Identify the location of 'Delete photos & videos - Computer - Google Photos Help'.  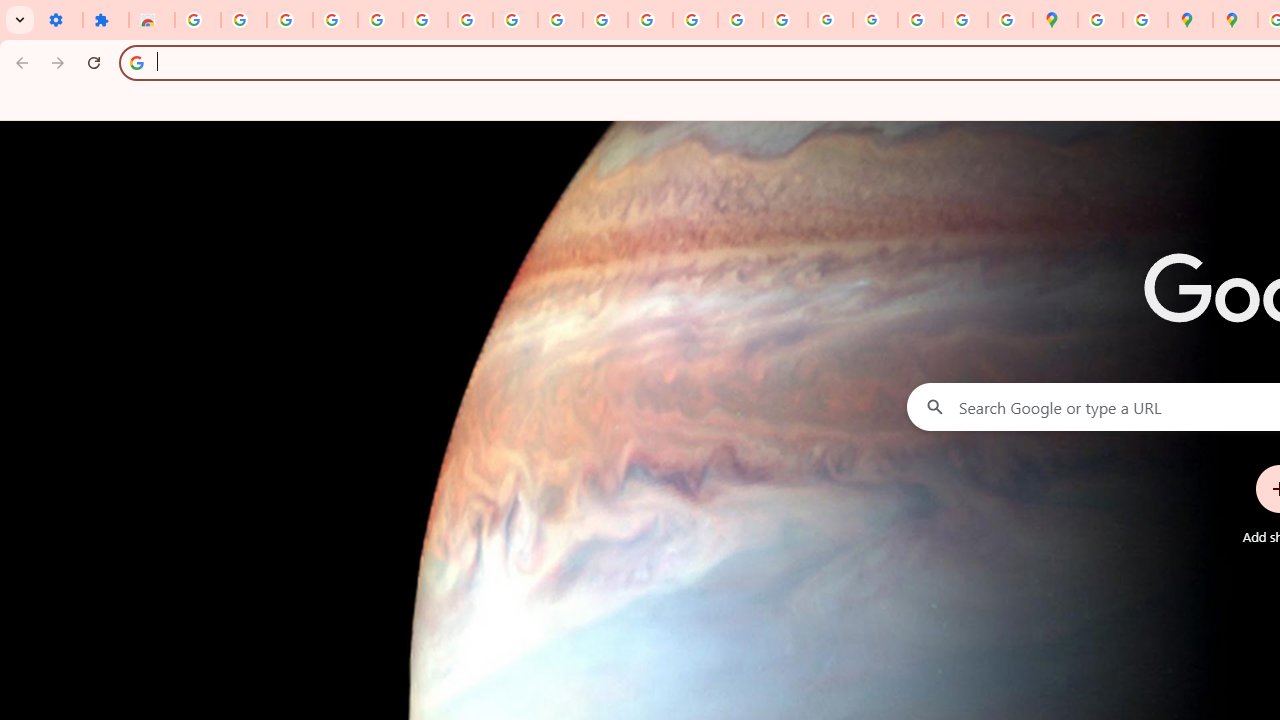
(289, 20).